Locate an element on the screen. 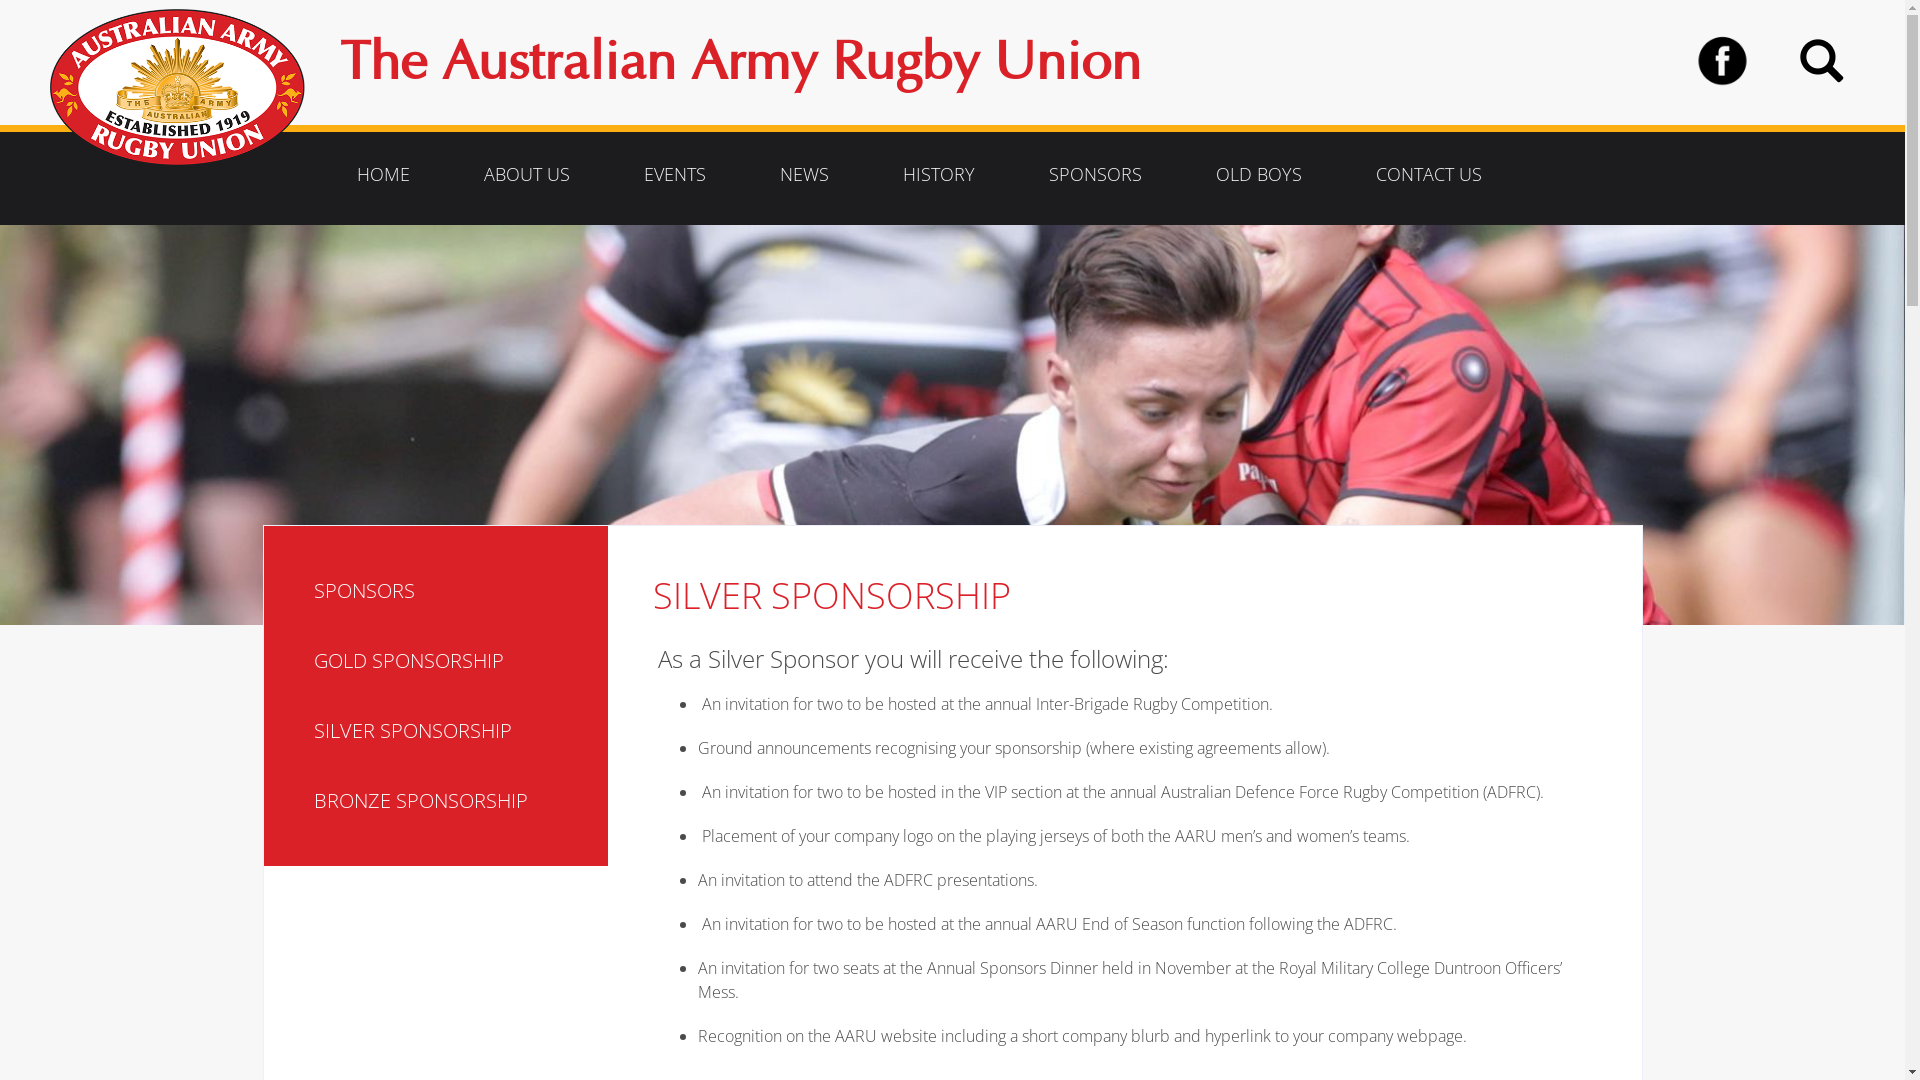 This screenshot has width=1920, height=1080. 'HISTORY' is located at coordinates (938, 172).